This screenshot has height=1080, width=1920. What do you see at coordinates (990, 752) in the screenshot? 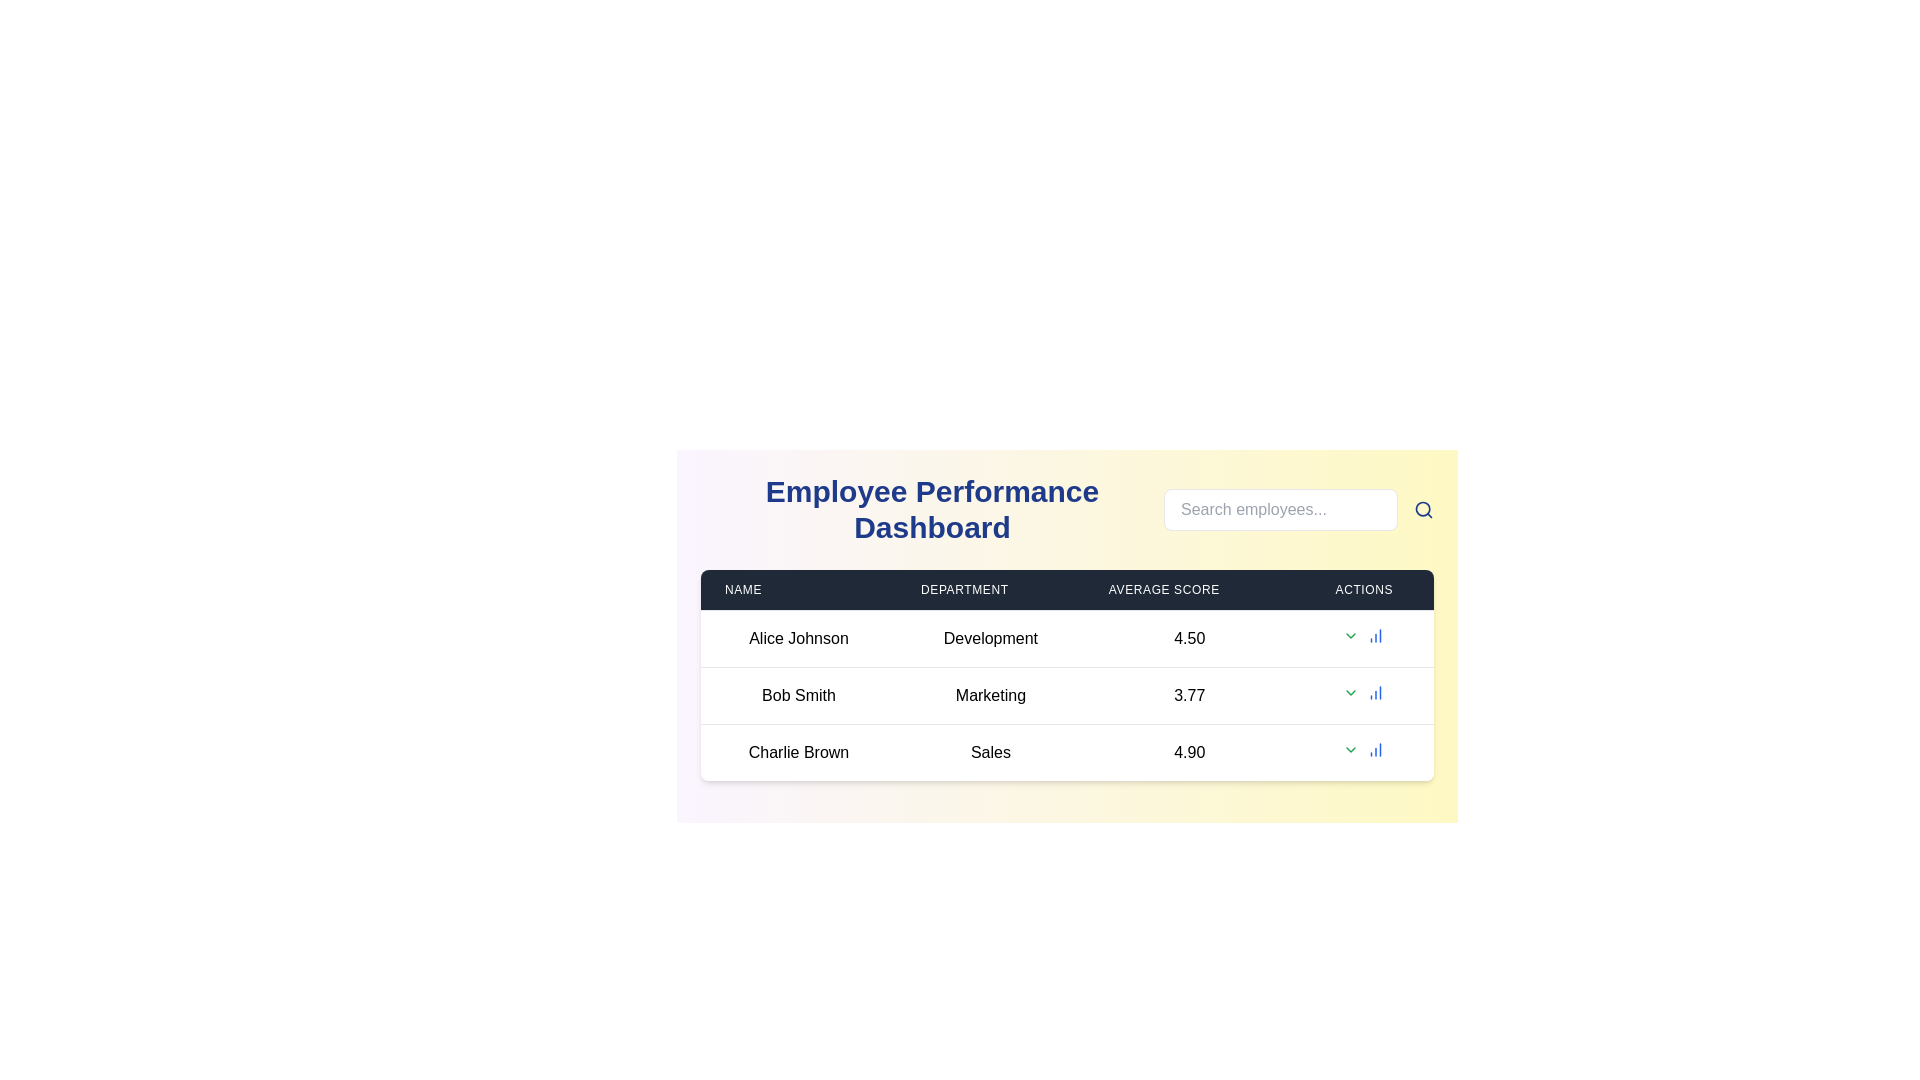
I see `the table cell displaying the text 'Sales' in the 'DEPARTMENT' column of the 'Employee Performance Dashboard' table` at bounding box center [990, 752].